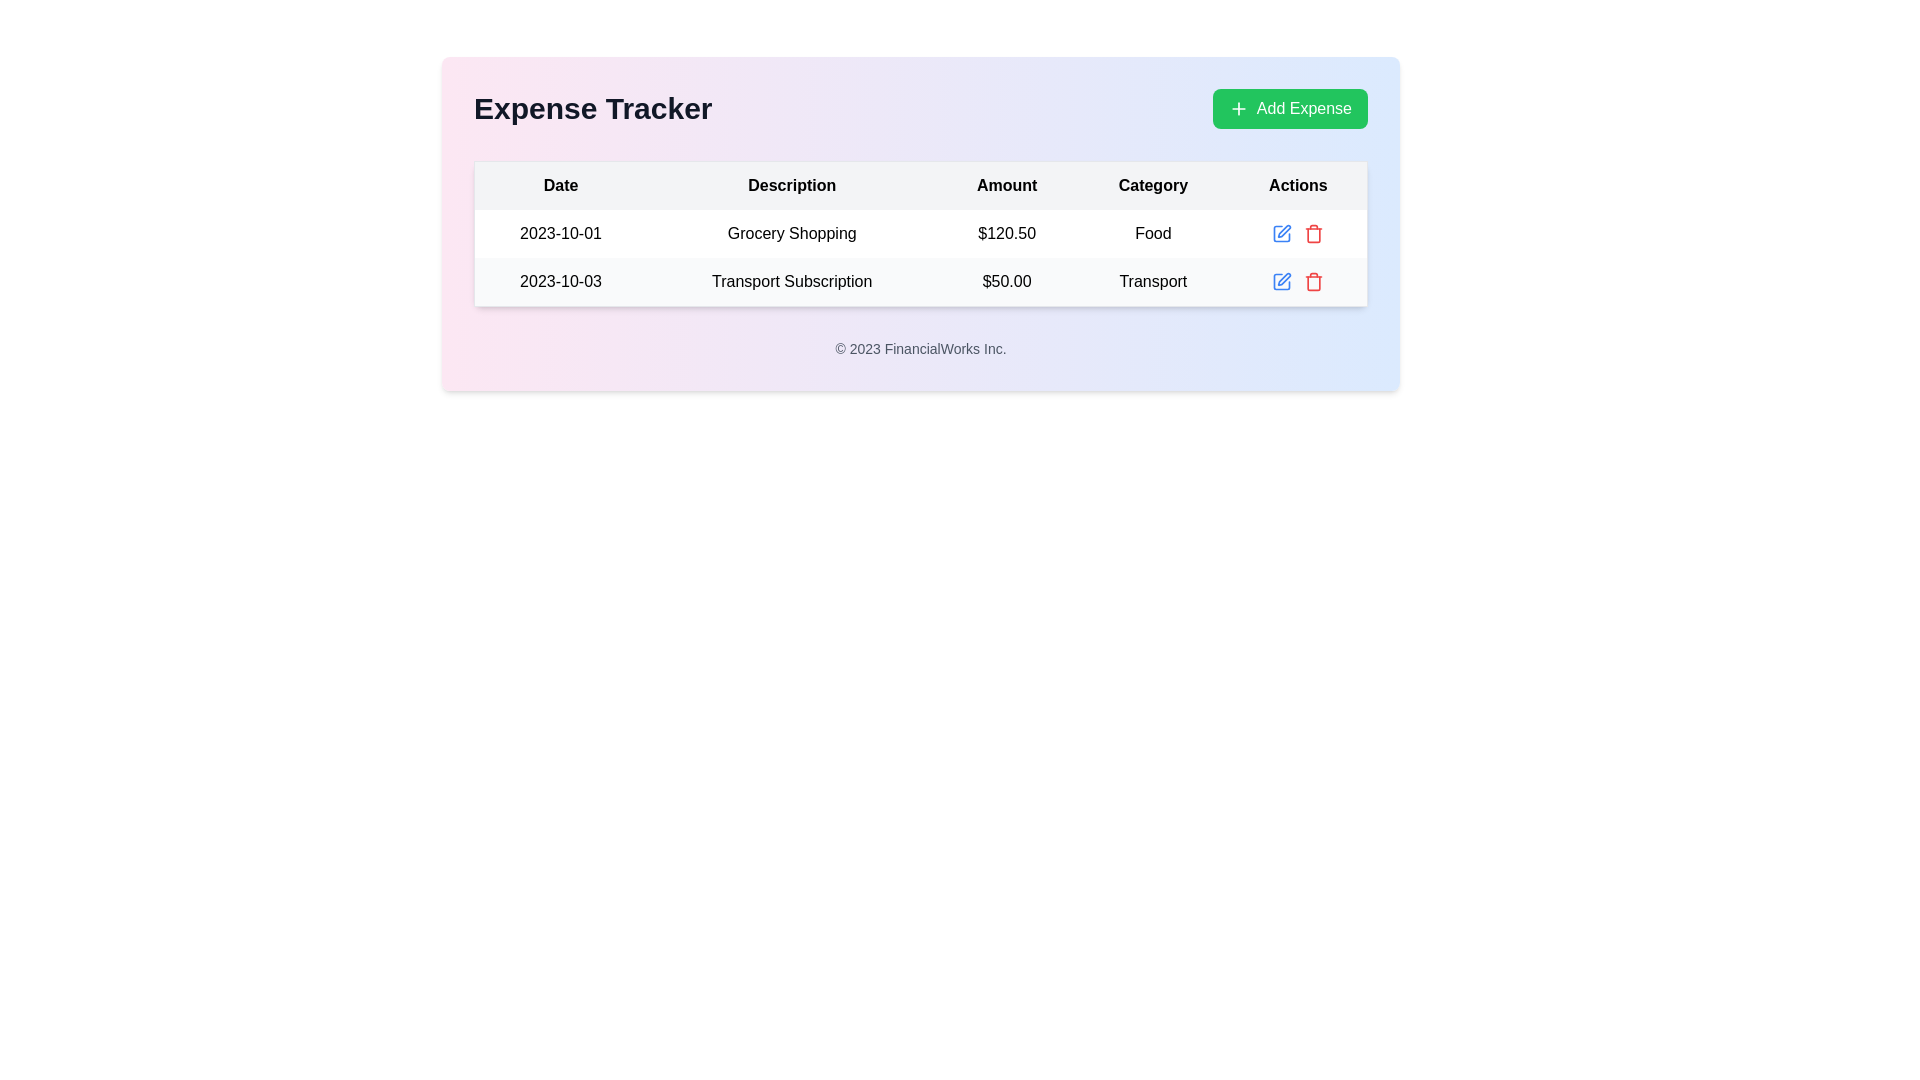 This screenshot has width=1920, height=1080. What do you see at coordinates (1284, 279) in the screenshot?
I see `the edit icon in the 'Actions' column of the second row in the data table` at bounding box center [1284, 279].